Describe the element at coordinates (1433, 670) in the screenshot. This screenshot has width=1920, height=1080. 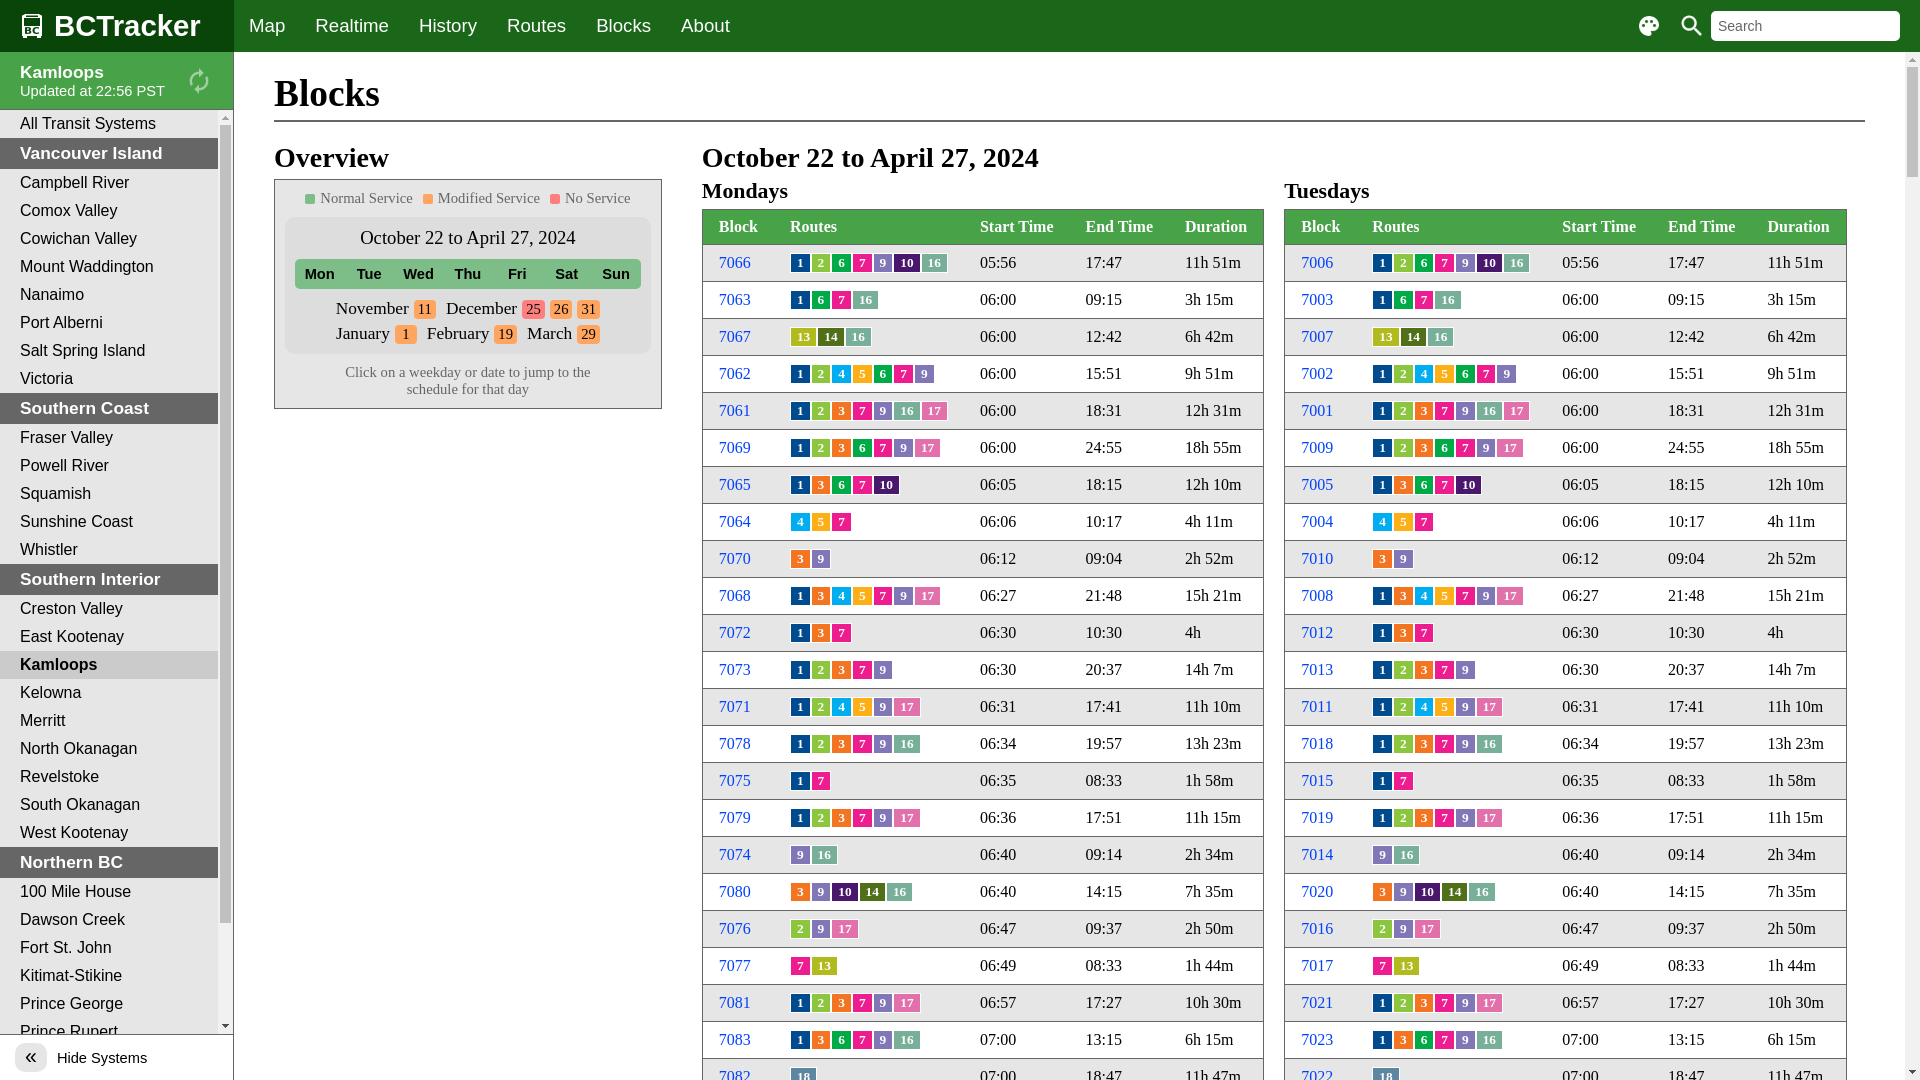
I see `'7'` at that location.